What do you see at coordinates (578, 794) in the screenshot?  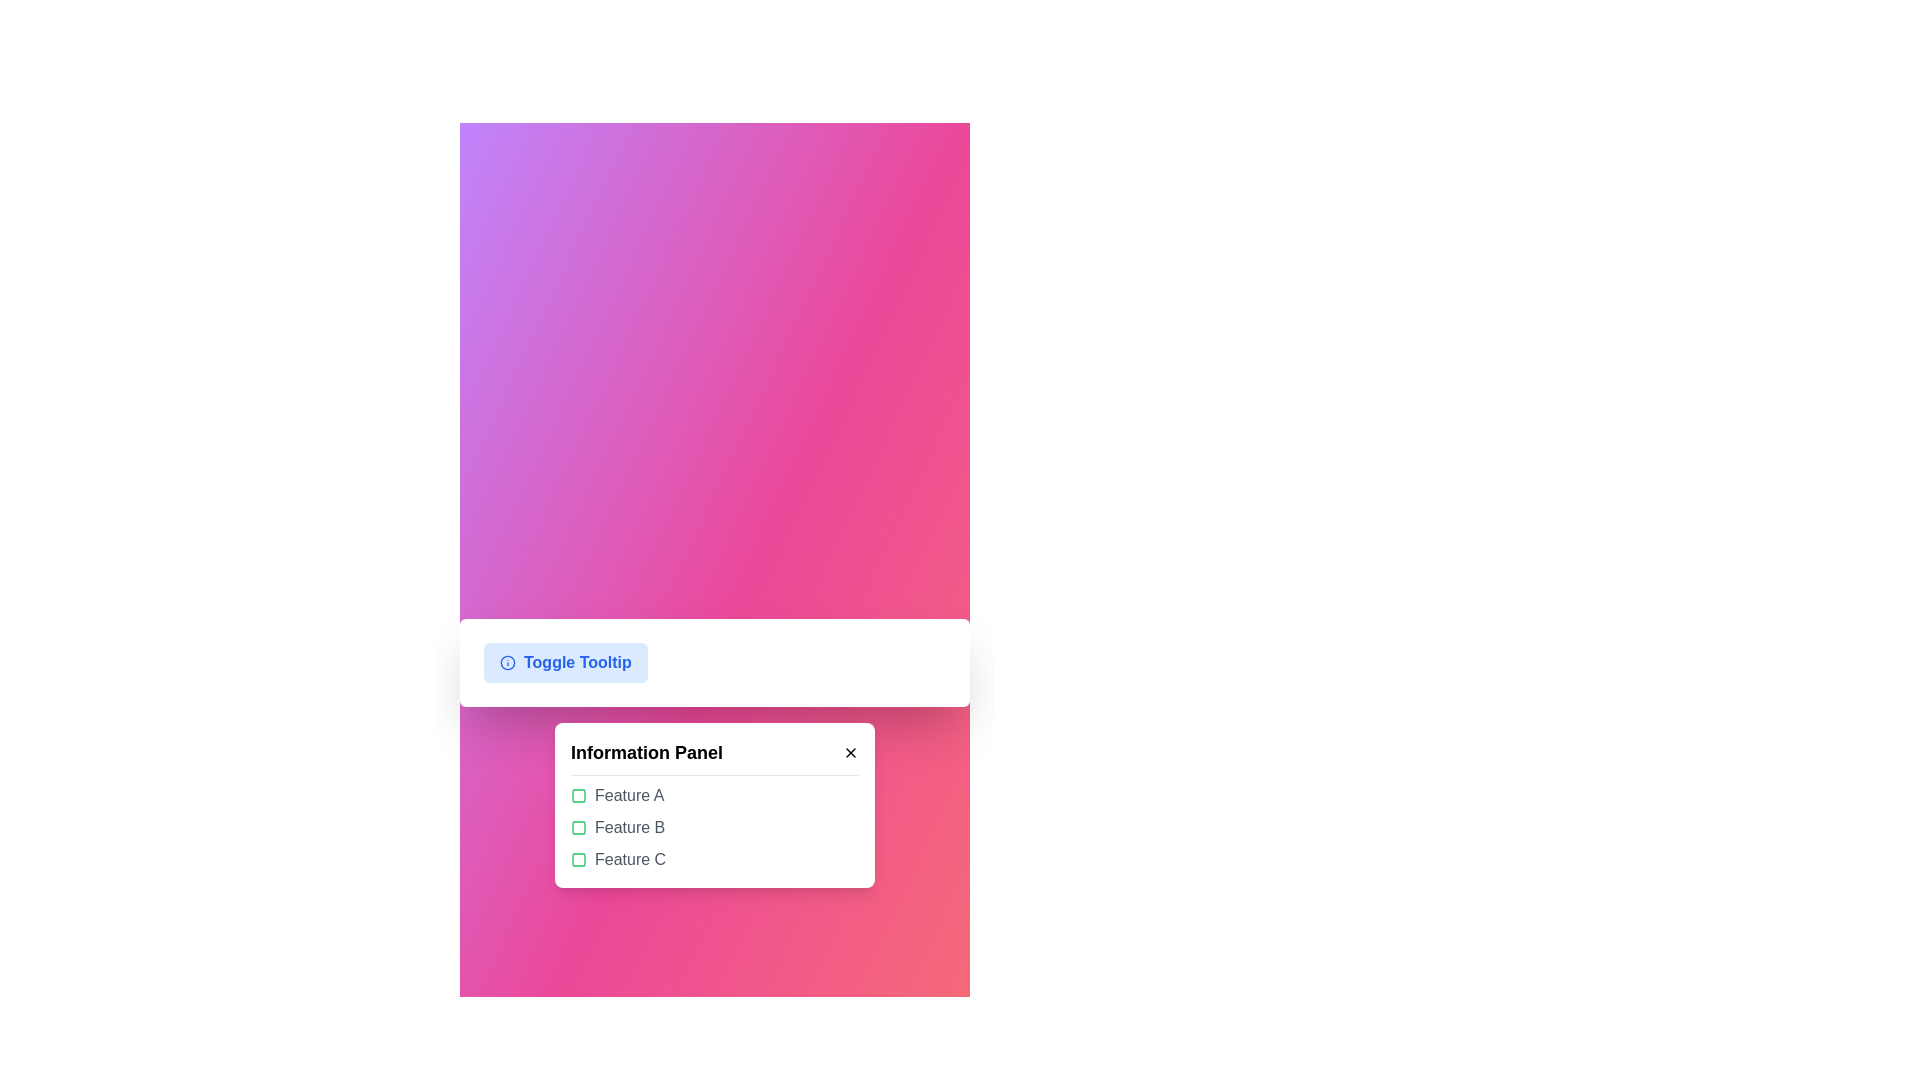 I see `the central SVG rectangle icon that is part of the interface below the 'Information Panel' title and adjacent to the 'Feature A' label` at bounding box center [578, 794].